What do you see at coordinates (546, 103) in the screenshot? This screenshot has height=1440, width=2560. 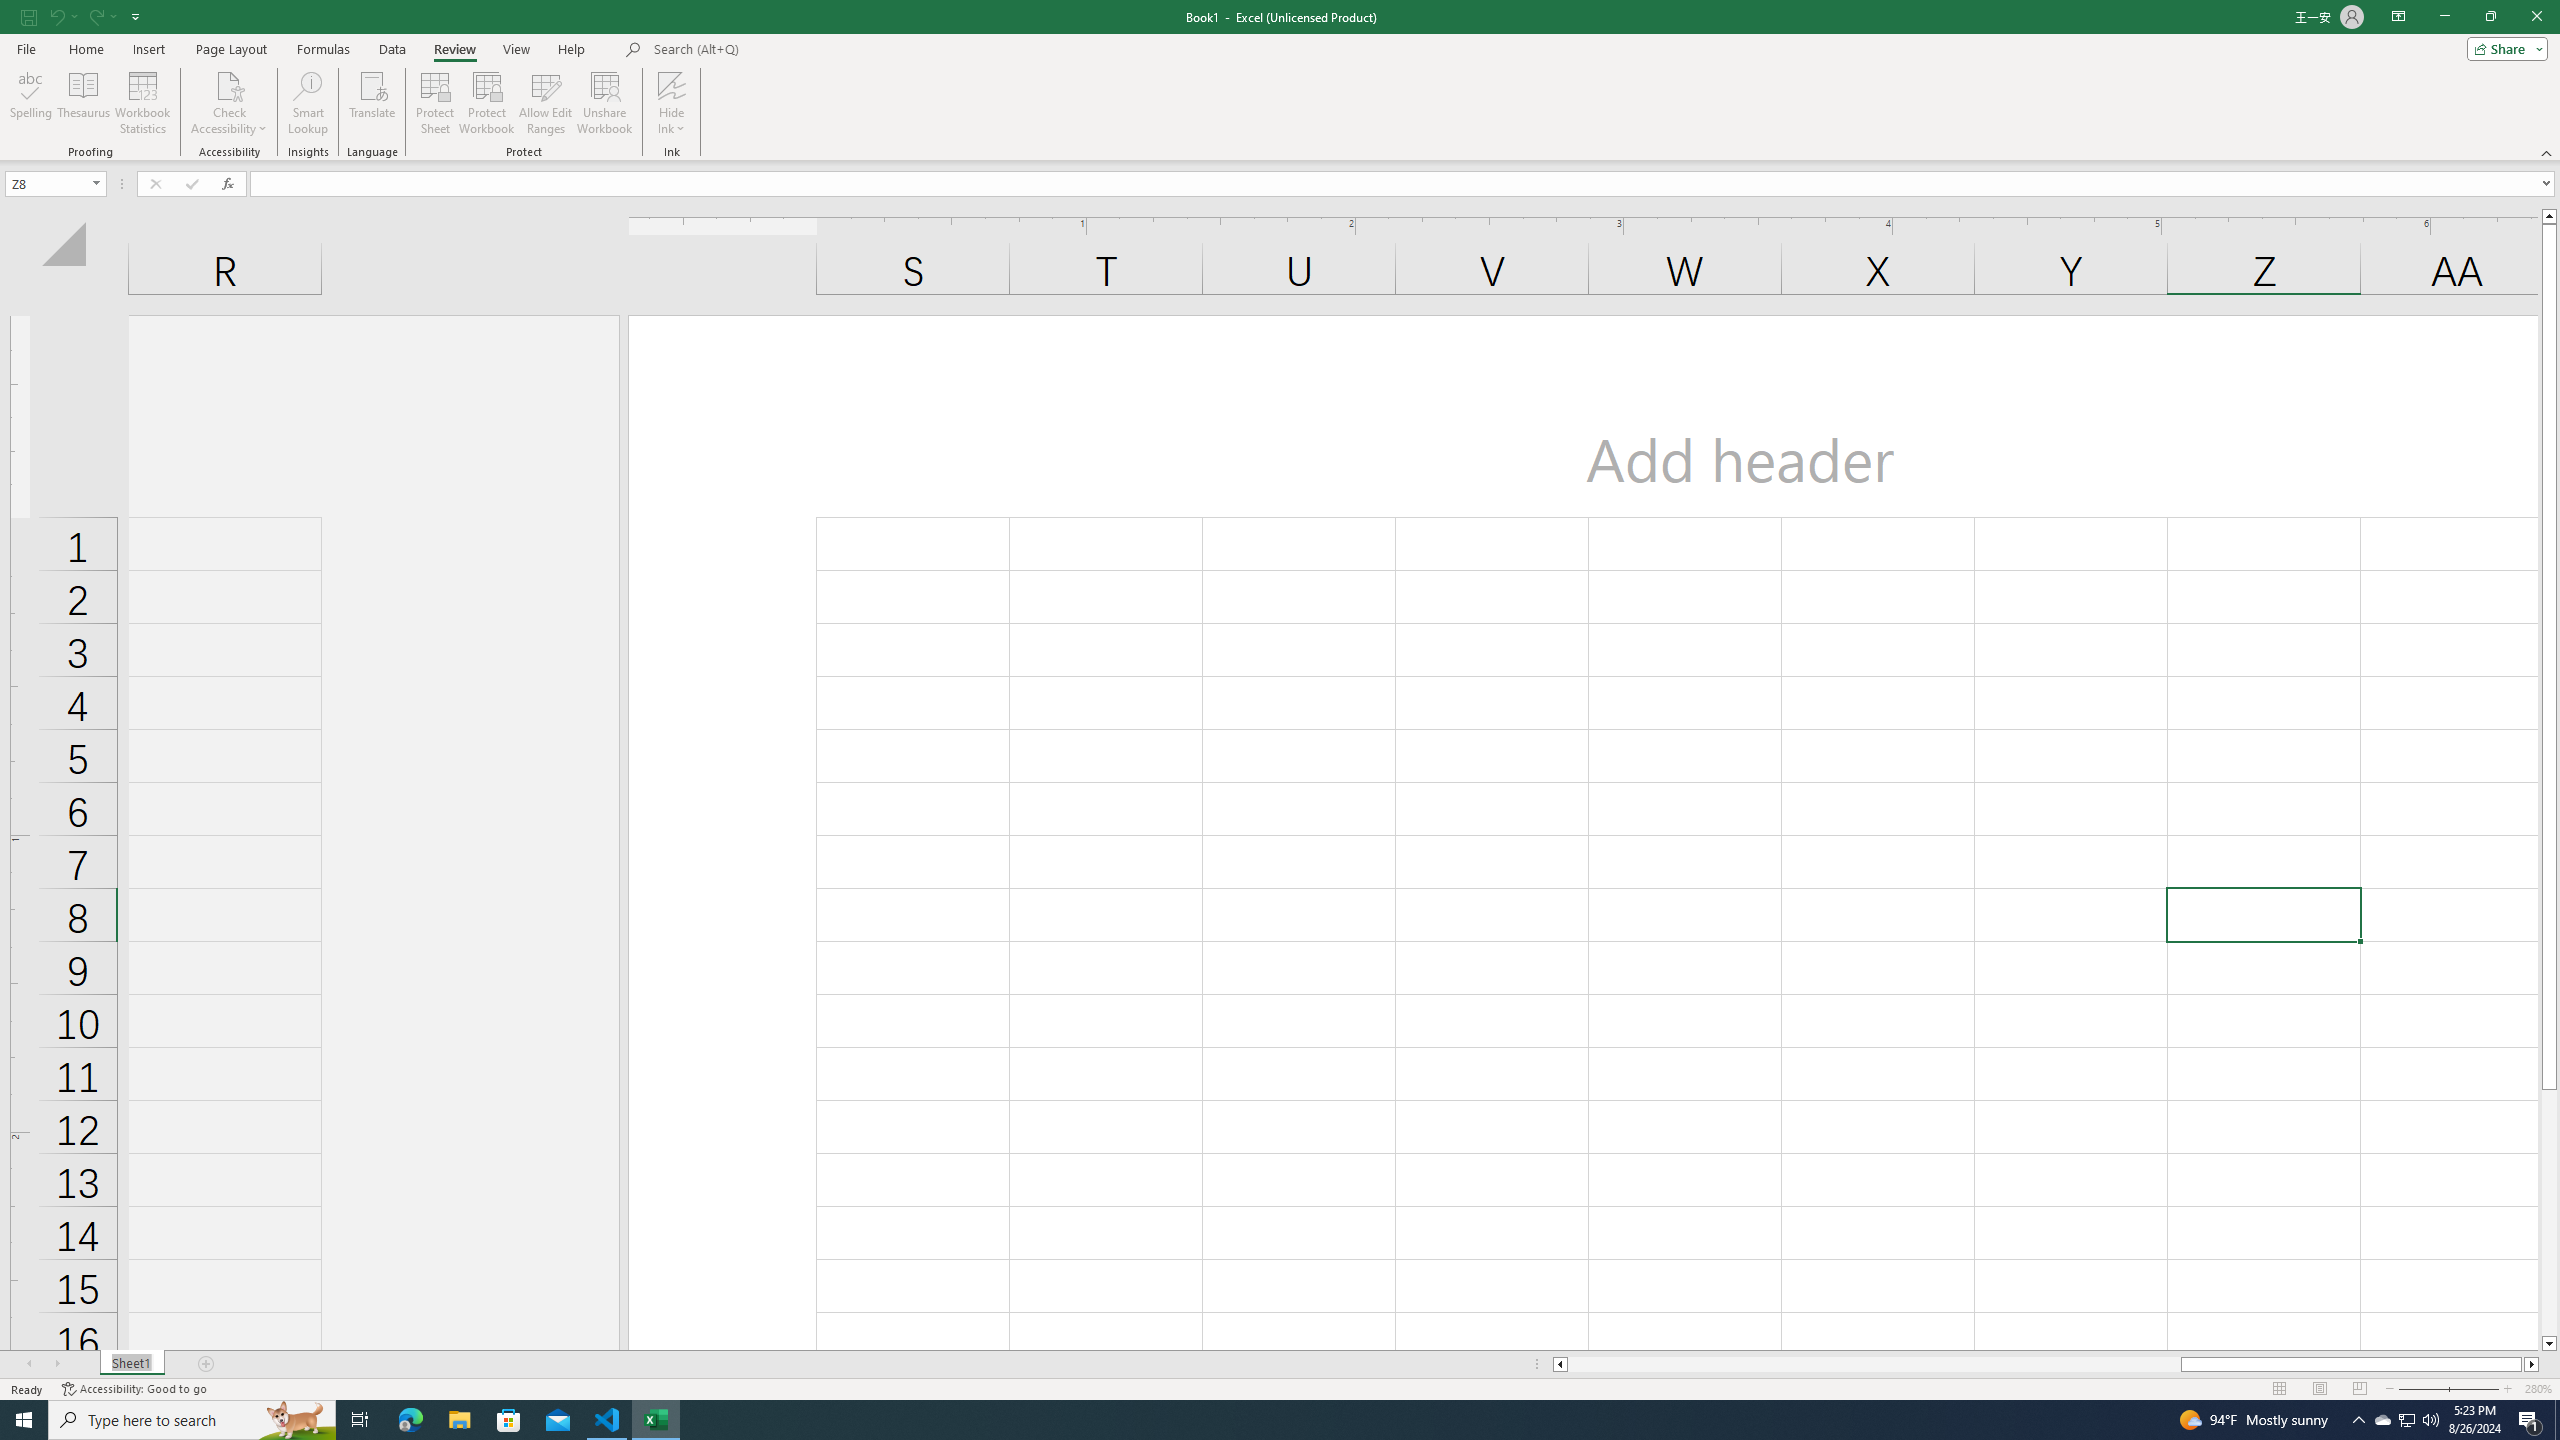 I see `'Allow Edit Ranges'` at bounding box center [546, 103].